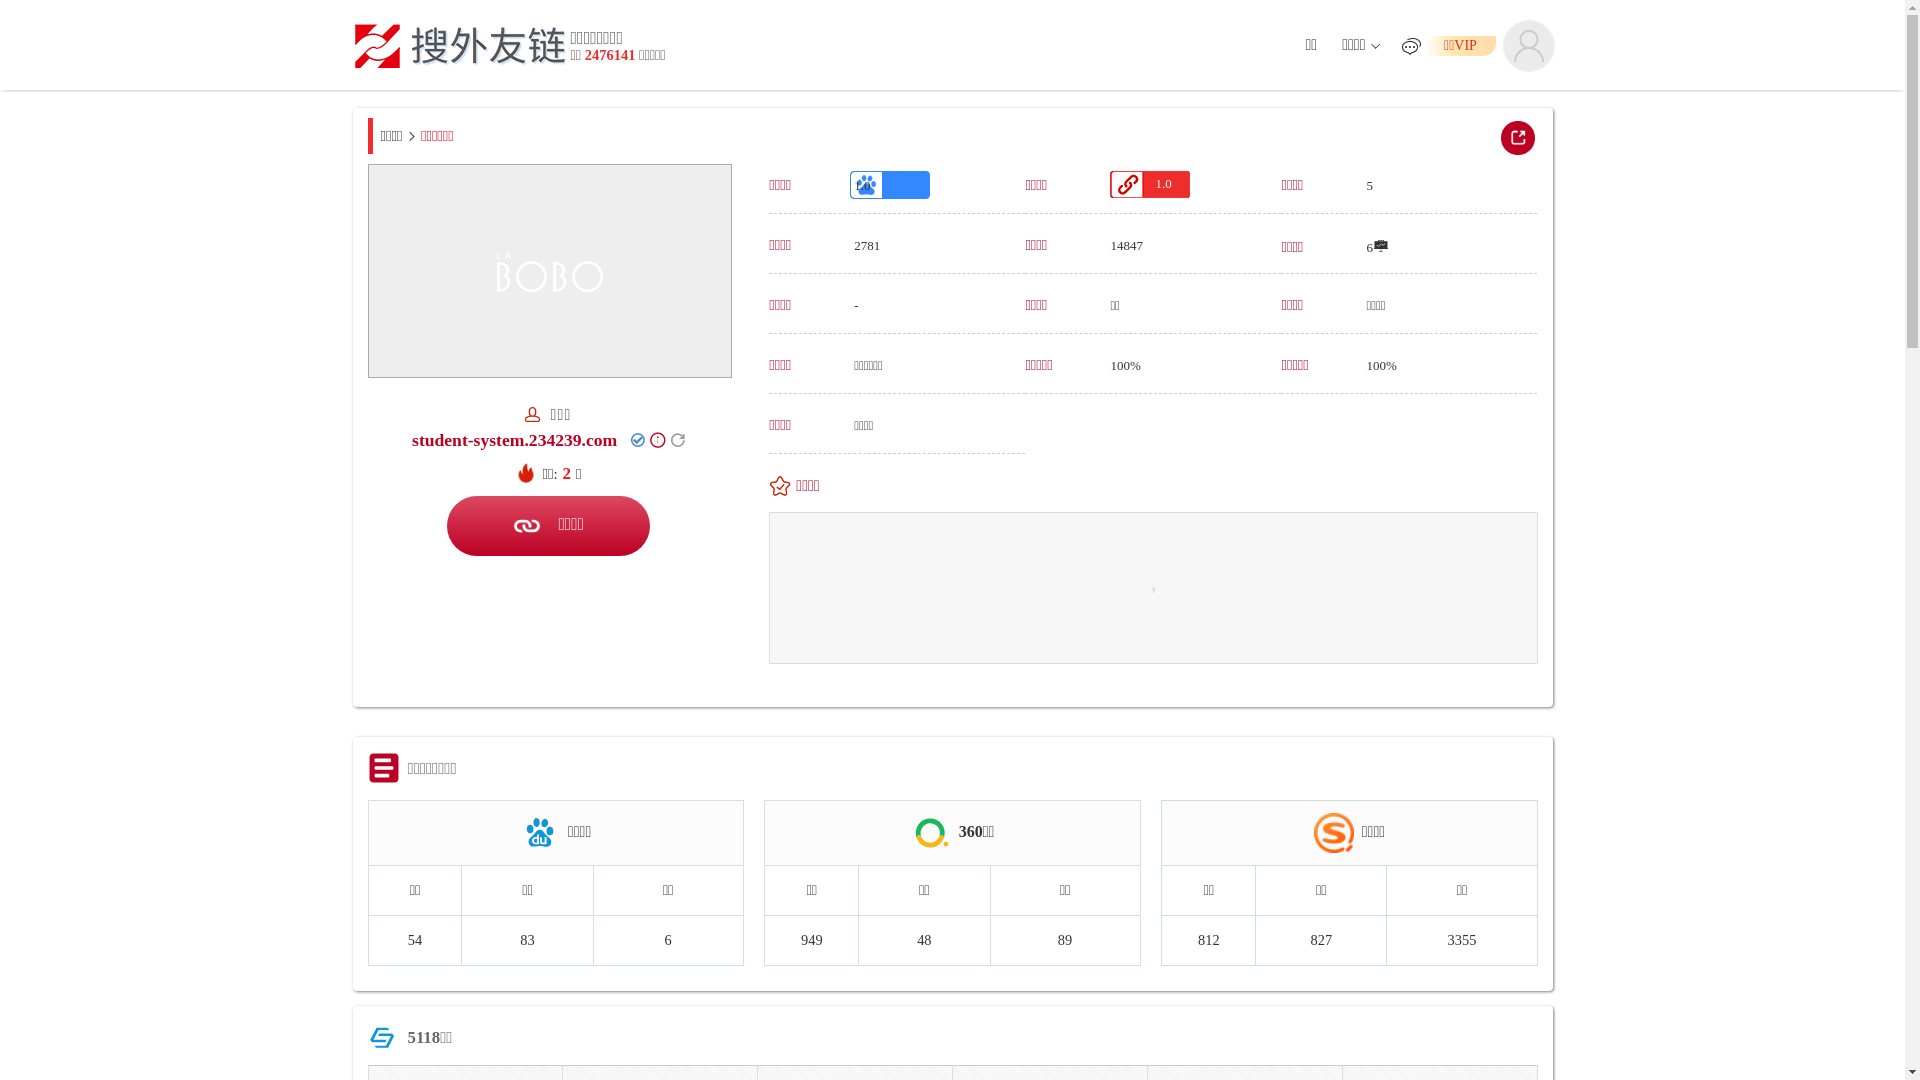 This screenshot has width=1920, height=1080. What do you see at coordinates (514, 438) in the screenshot?
I see `'student-system.234239.com'` at bounding box center [514, 438].